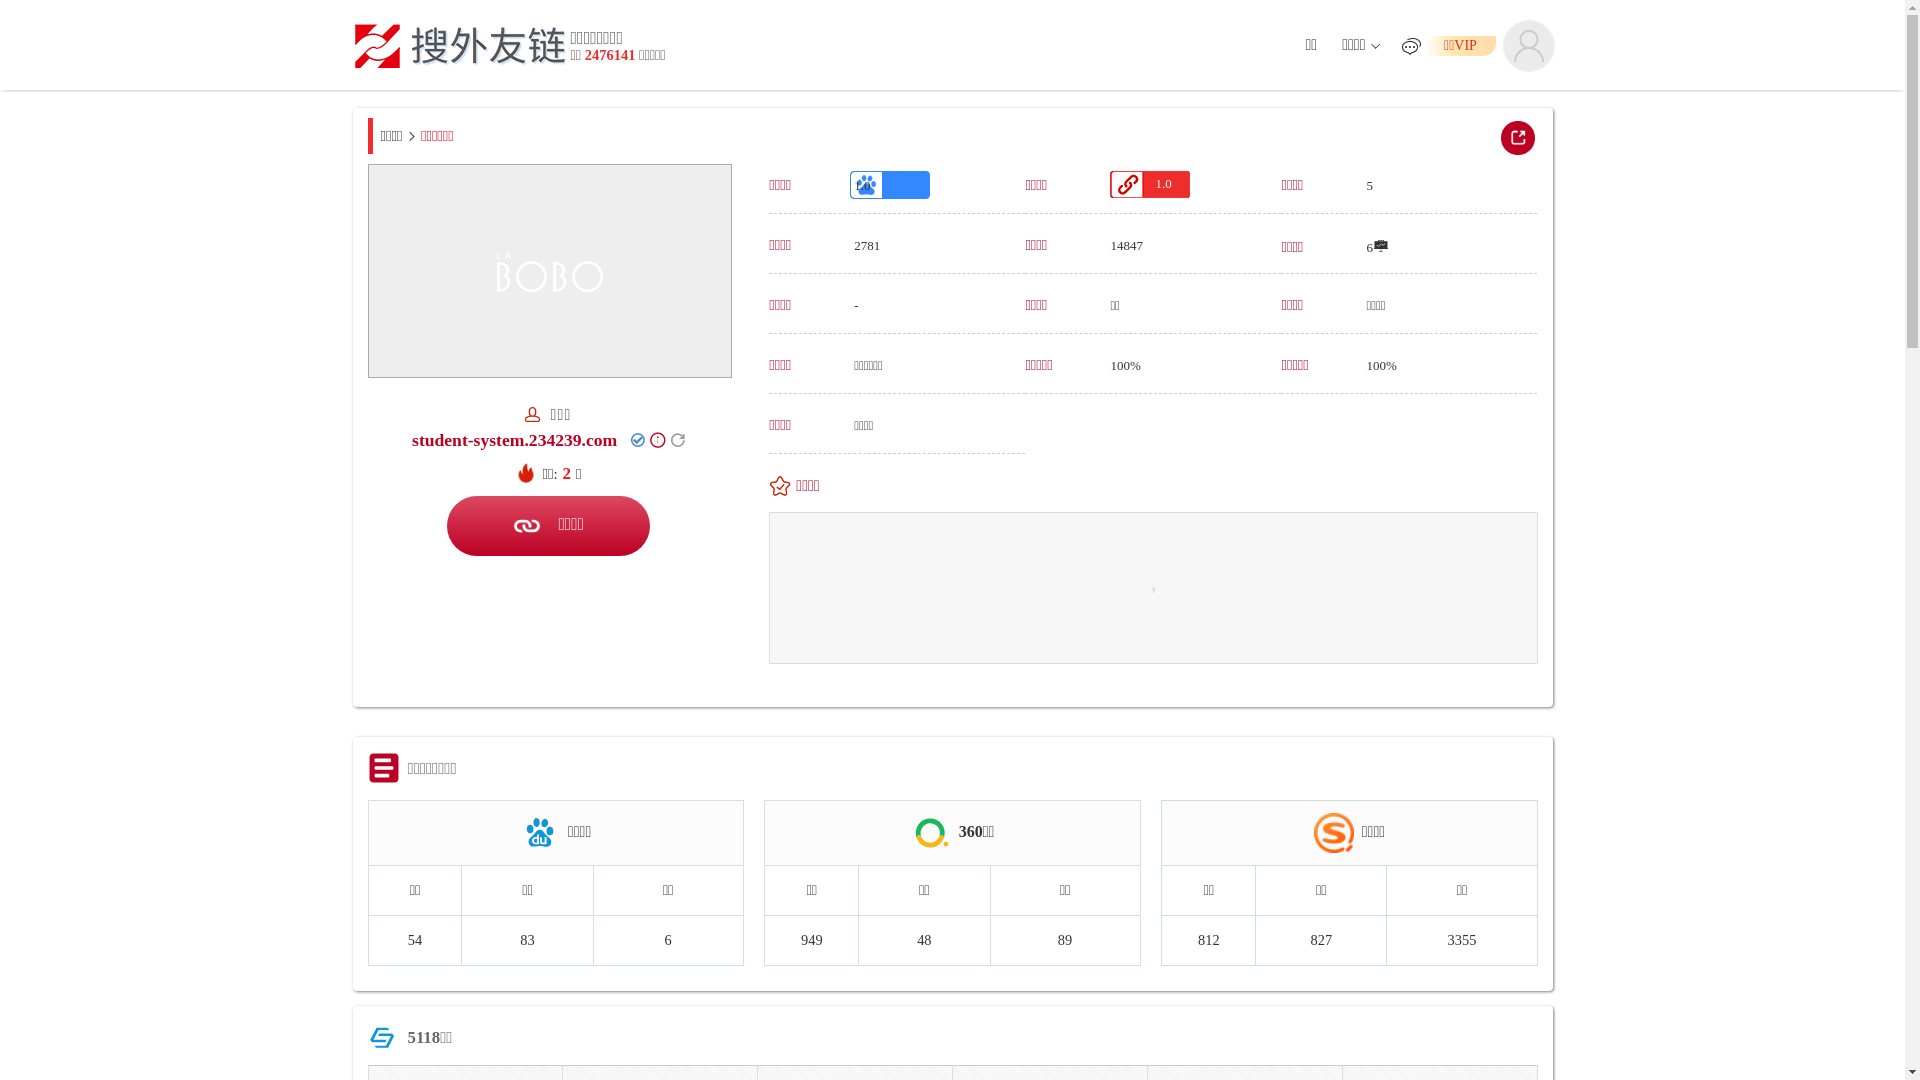 This screenshot has width=1920, height=1080. What do you see at coordinates (514, 438) in the screenshot?
I see `'student-system.234239.com'` at bounding box center [514, 438].